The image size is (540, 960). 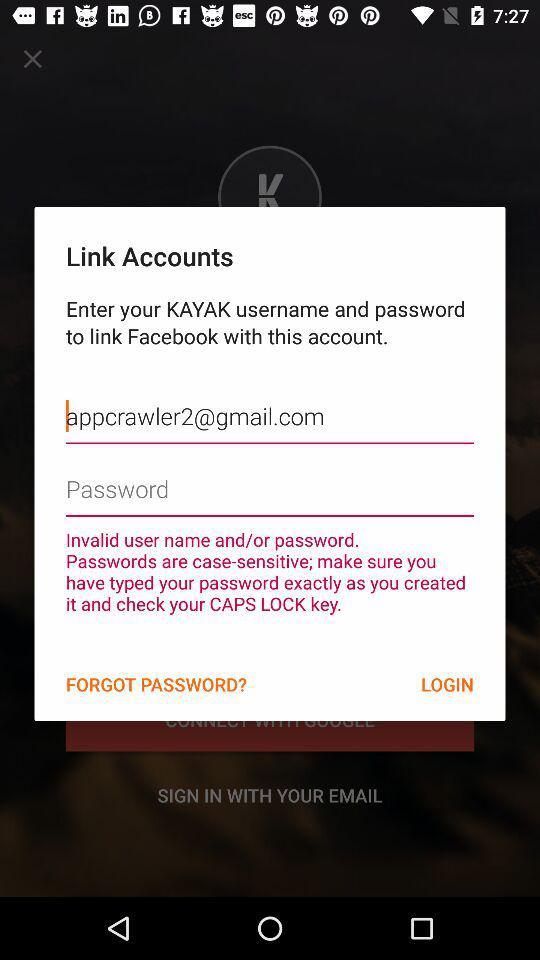 What do you see at coordinates (447, 684) in the screenshot?
I see `item to the right of forgot password? item` at bounding box center [447, 684].